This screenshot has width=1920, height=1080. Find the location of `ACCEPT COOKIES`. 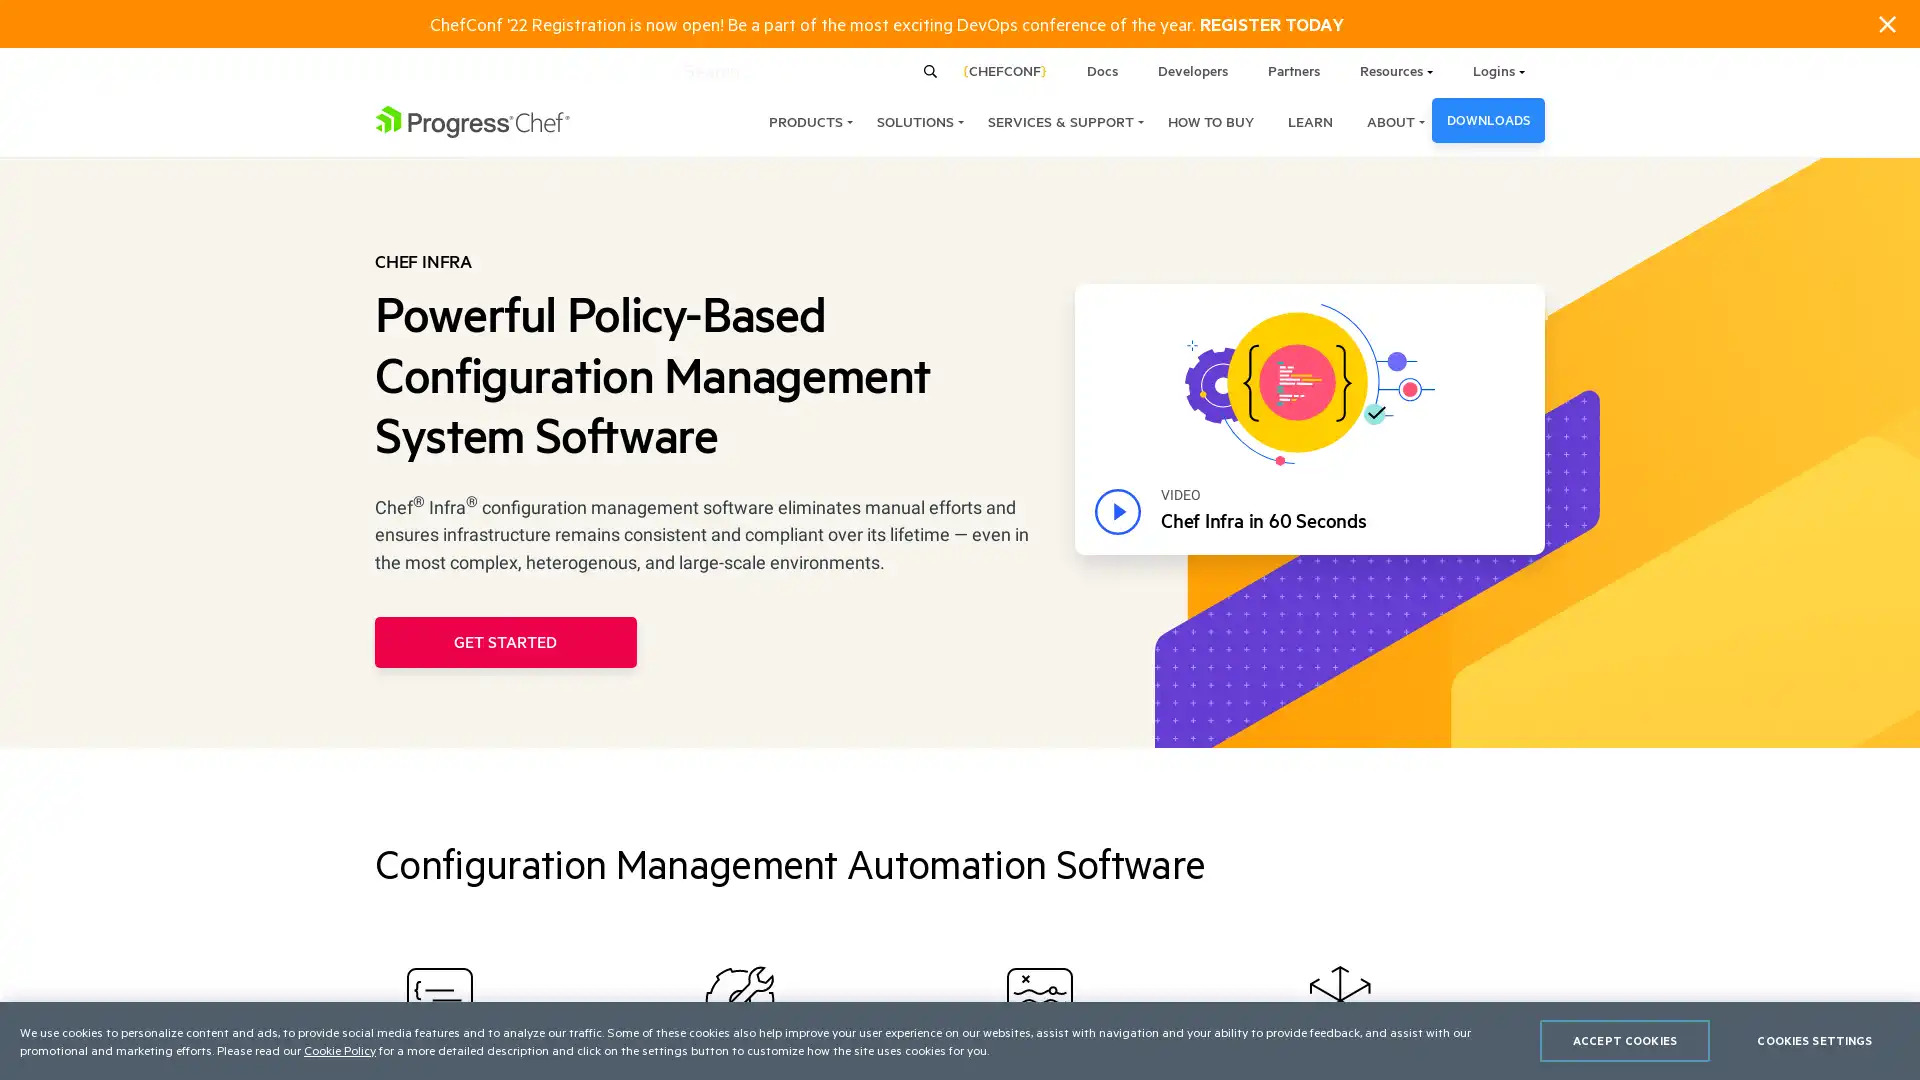

ACCEPT COOKIES is located at coordinates (1625, 1040).